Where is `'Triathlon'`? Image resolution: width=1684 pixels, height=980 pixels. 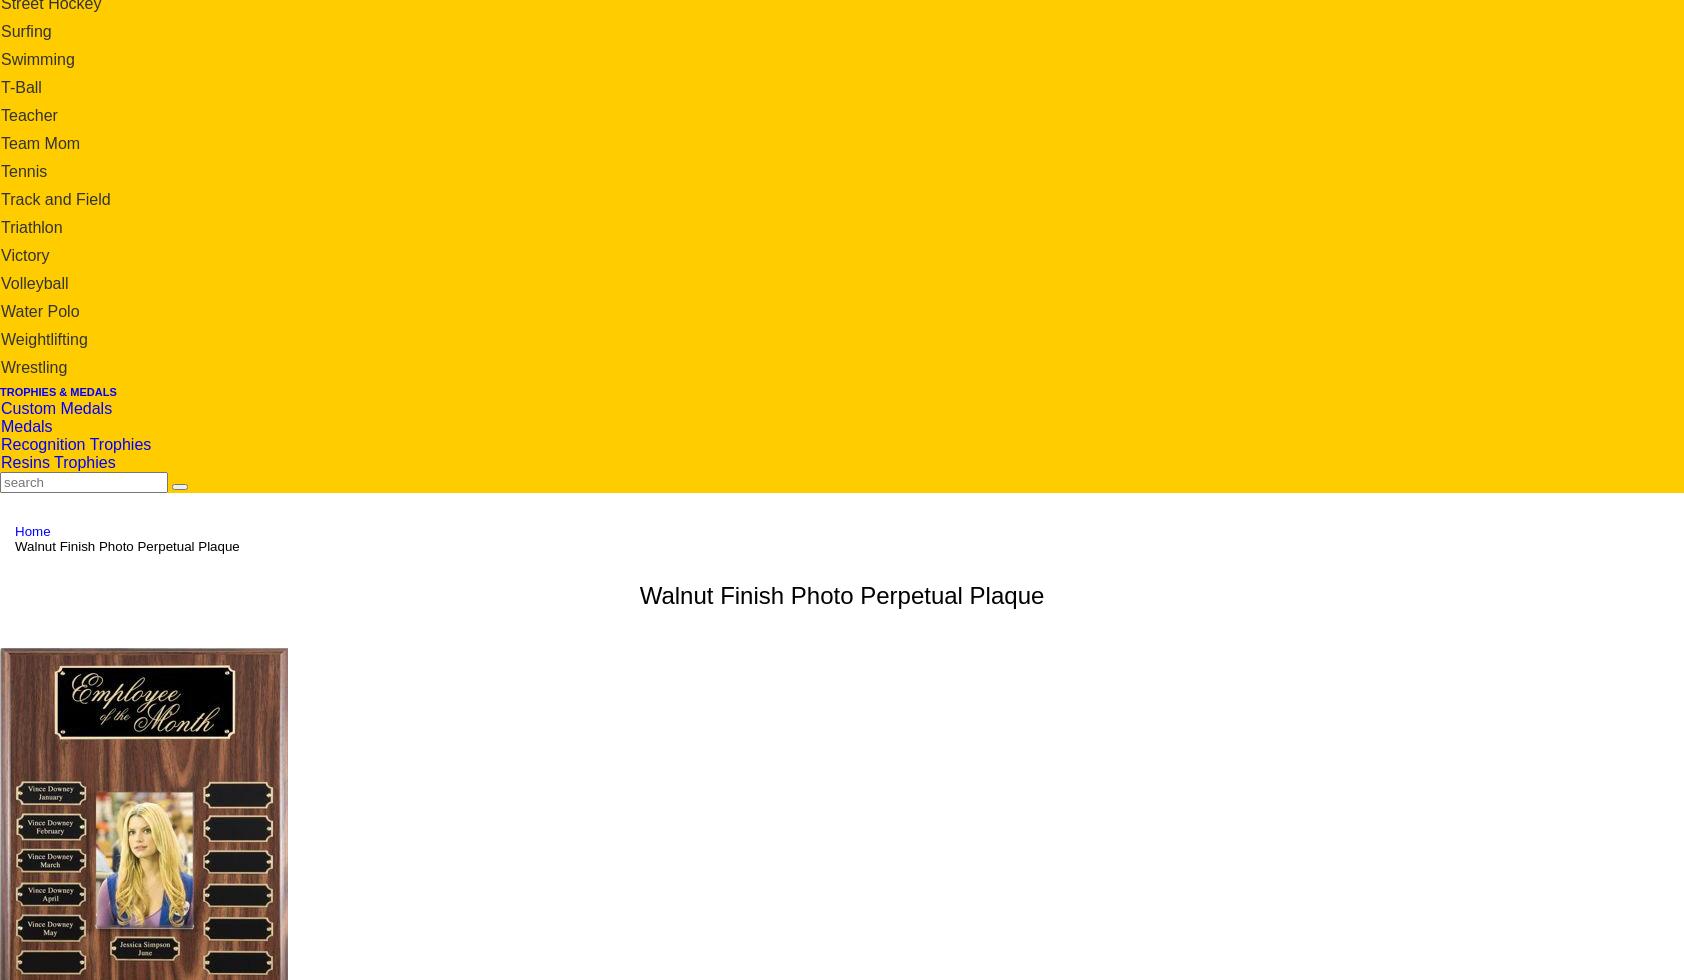 'Triathlon' is located at coordinates (0, 226).